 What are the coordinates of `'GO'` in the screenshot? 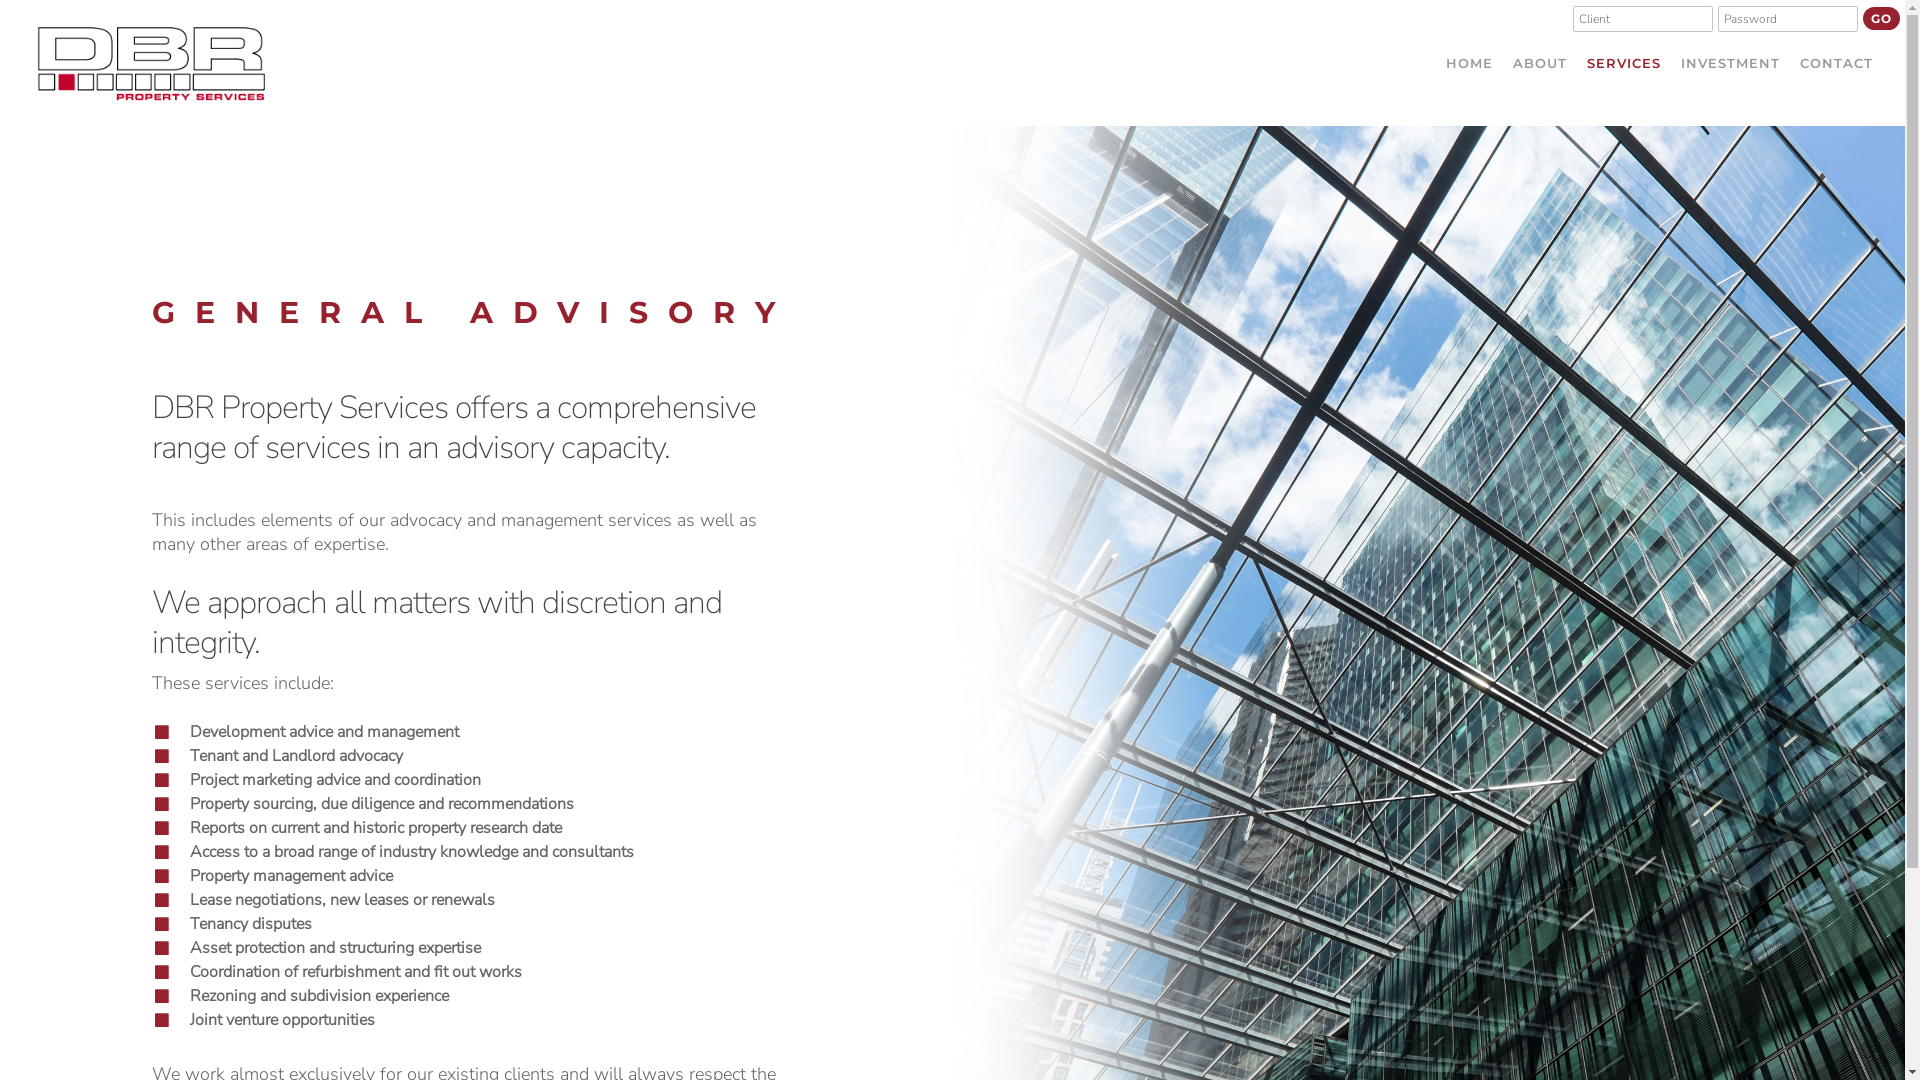 It's located at (1880, 18).